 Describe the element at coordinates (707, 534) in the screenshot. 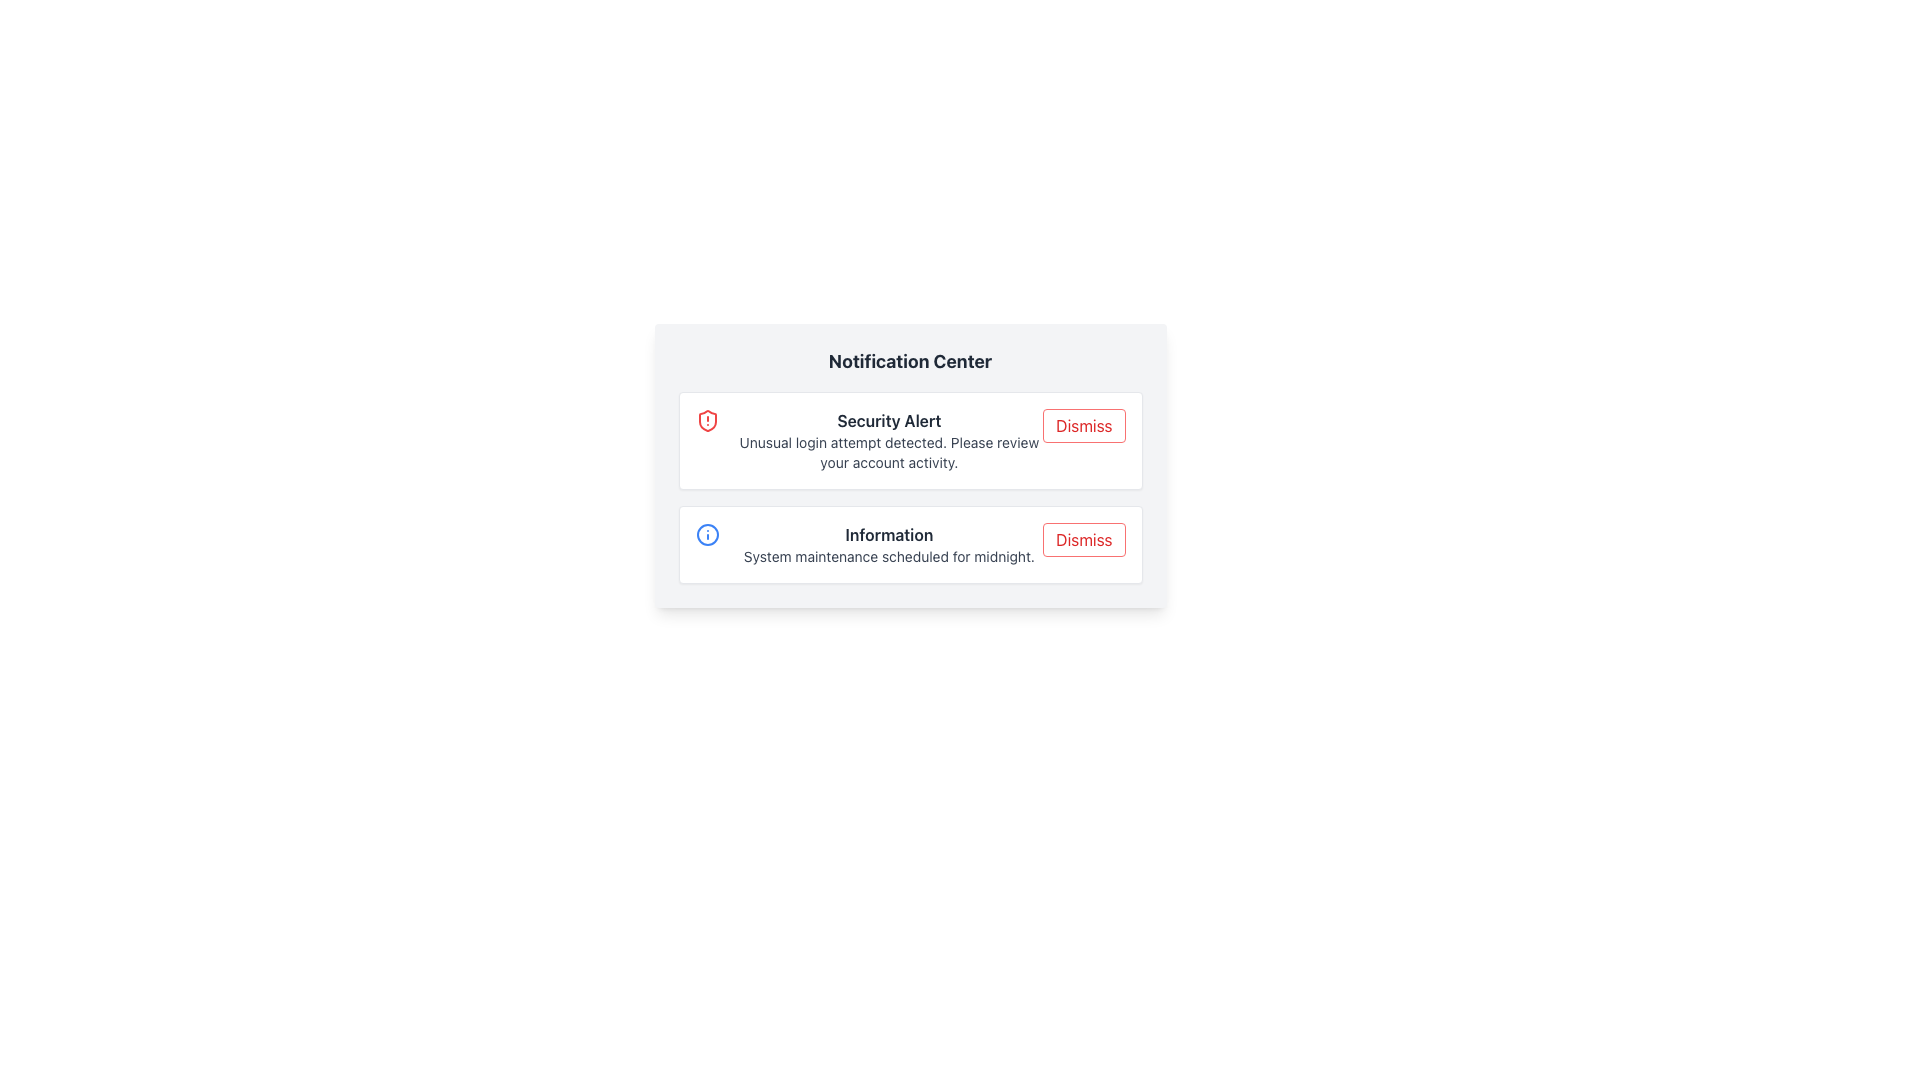

I see `the informational icon located at the far left of the notification box labeled 'Information: System maintenance scheduled for midnight.'` at that location.